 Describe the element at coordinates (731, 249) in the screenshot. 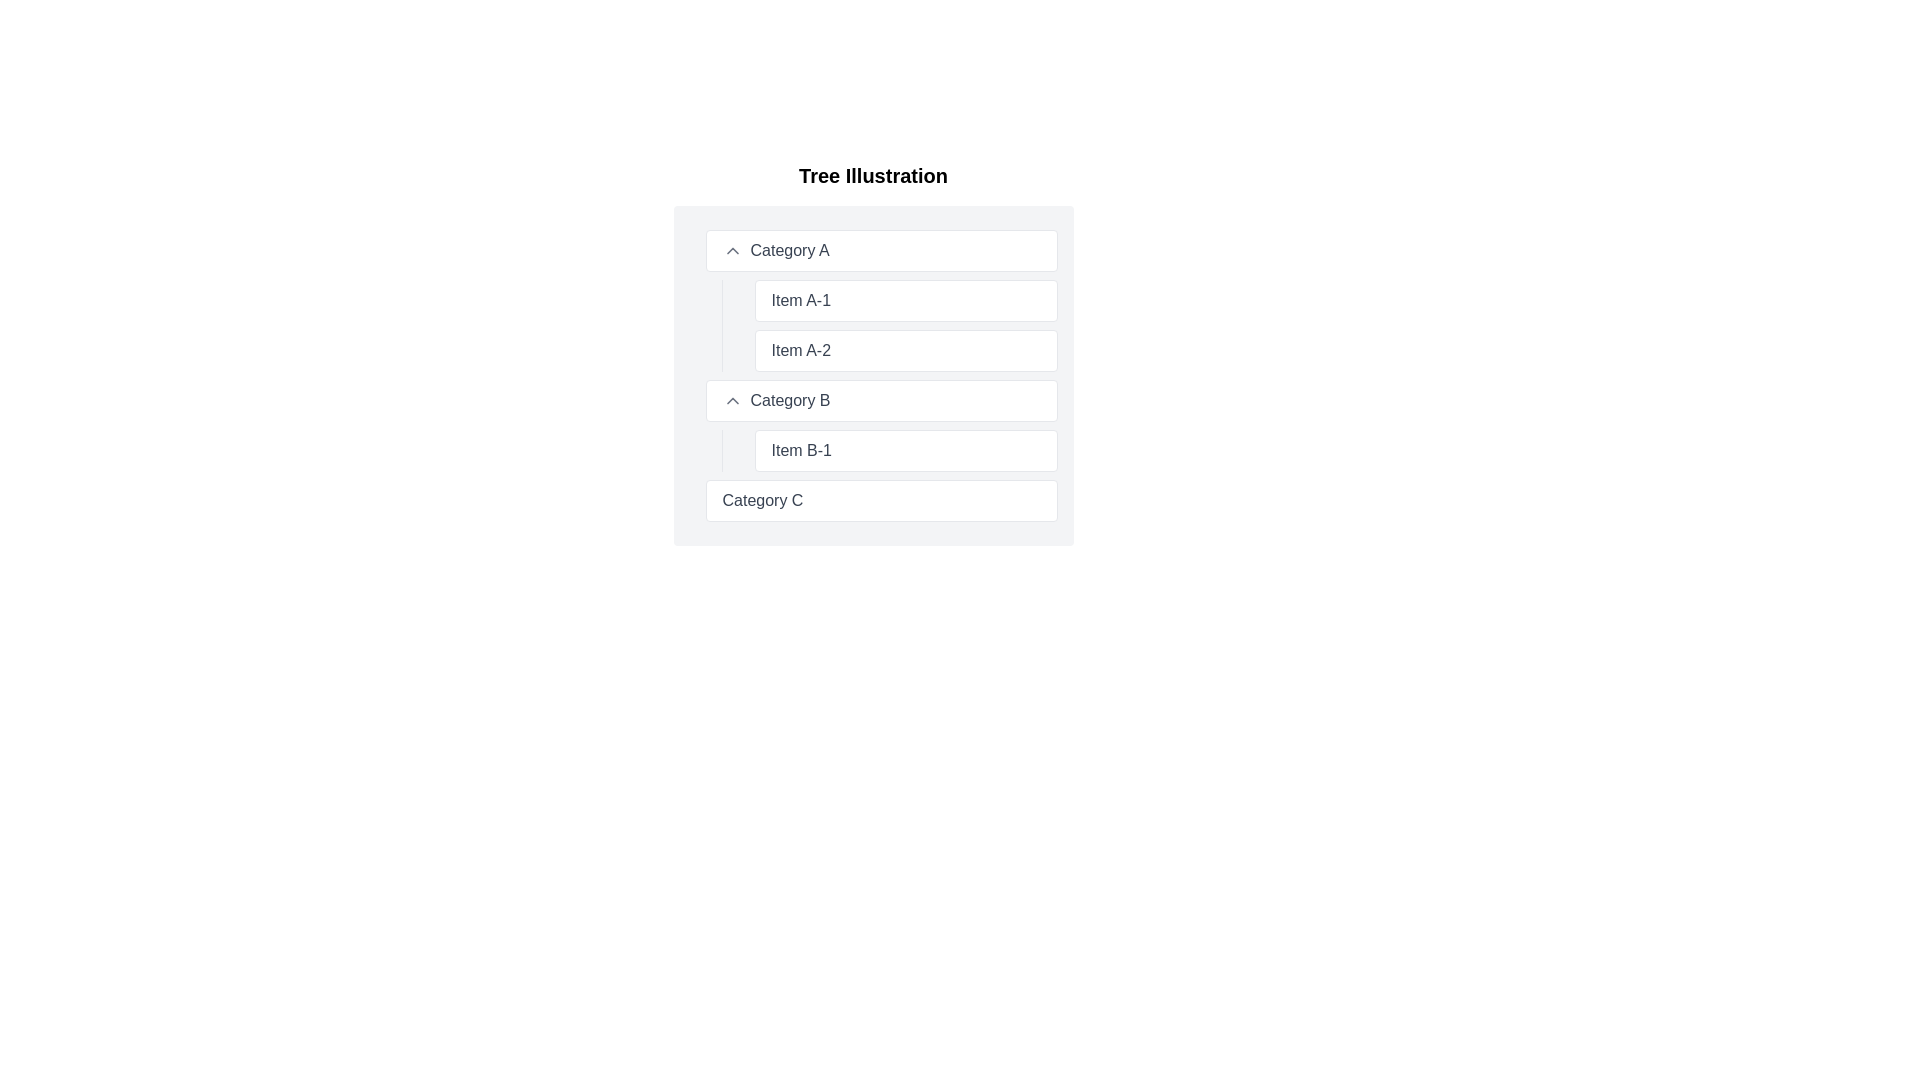

I see `the expansion toggle icon located at the leftmost section of the row labeled 'Category A'` at that location.